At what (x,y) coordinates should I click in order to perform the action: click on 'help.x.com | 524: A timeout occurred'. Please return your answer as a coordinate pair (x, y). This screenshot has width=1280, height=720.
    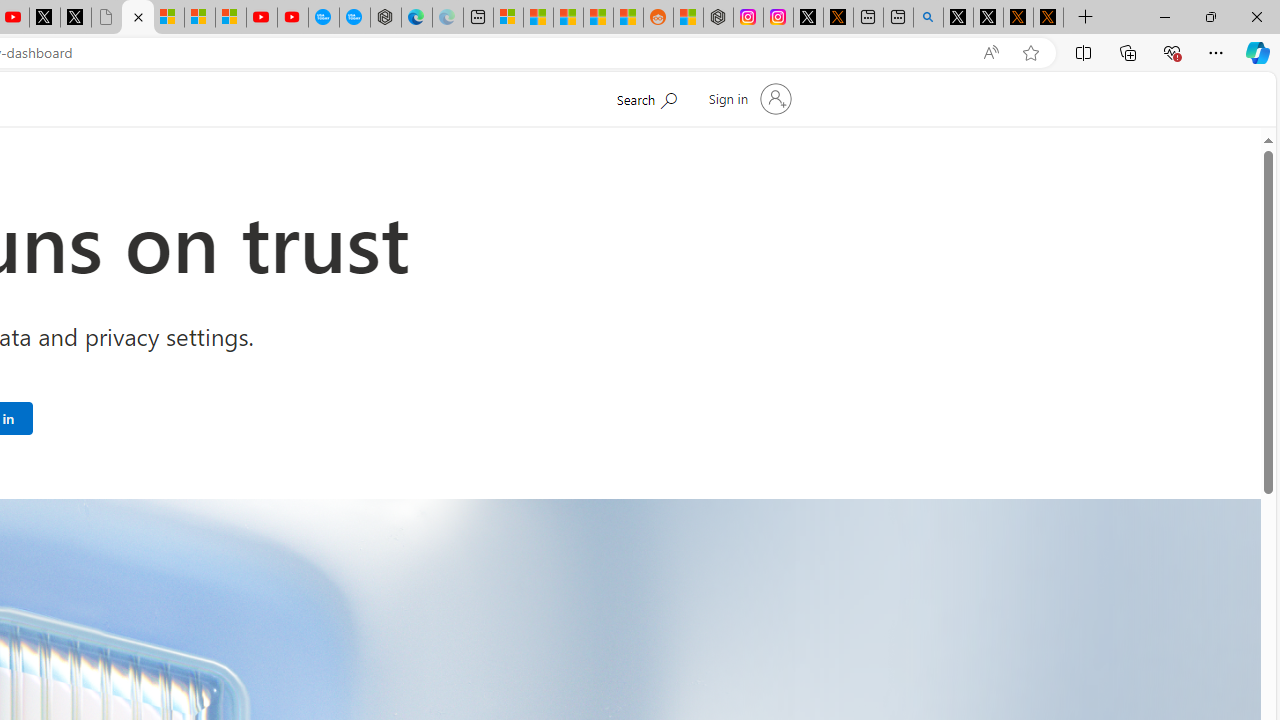
    Looking at the image, I should click on (838, 17).